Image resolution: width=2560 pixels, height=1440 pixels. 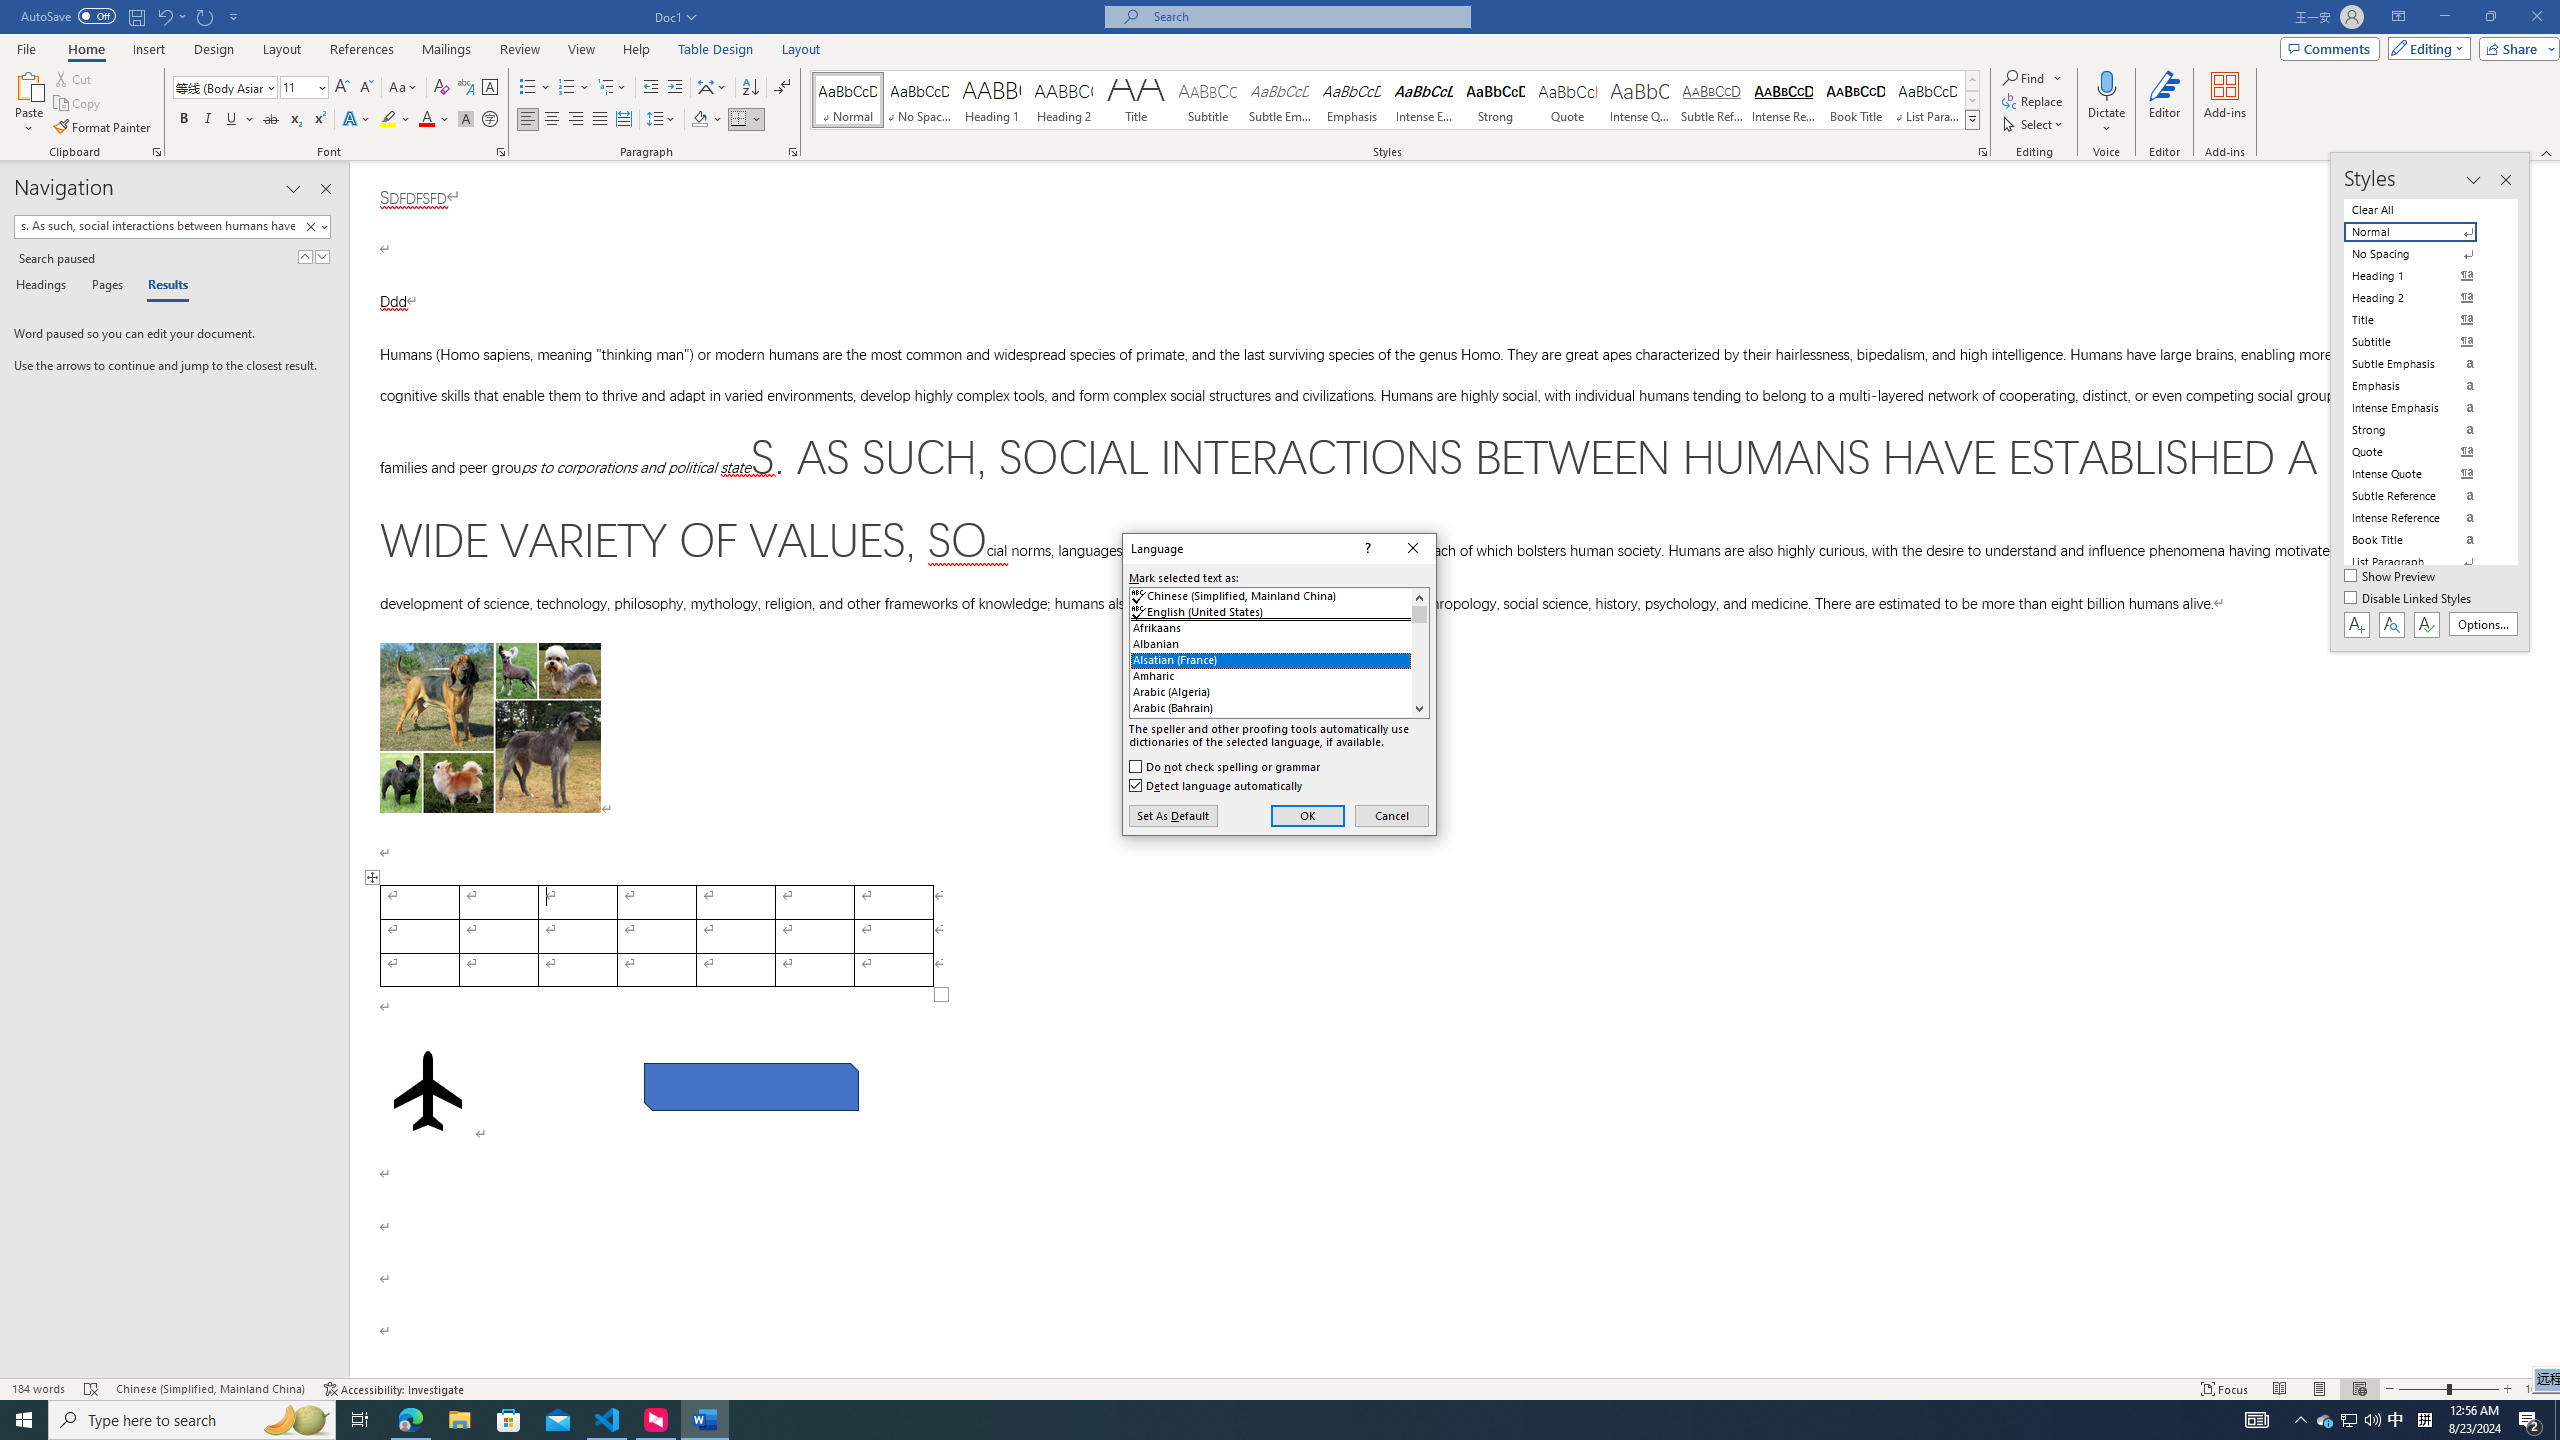 I want to click on 'Subscript', so click(x=294, y=118).